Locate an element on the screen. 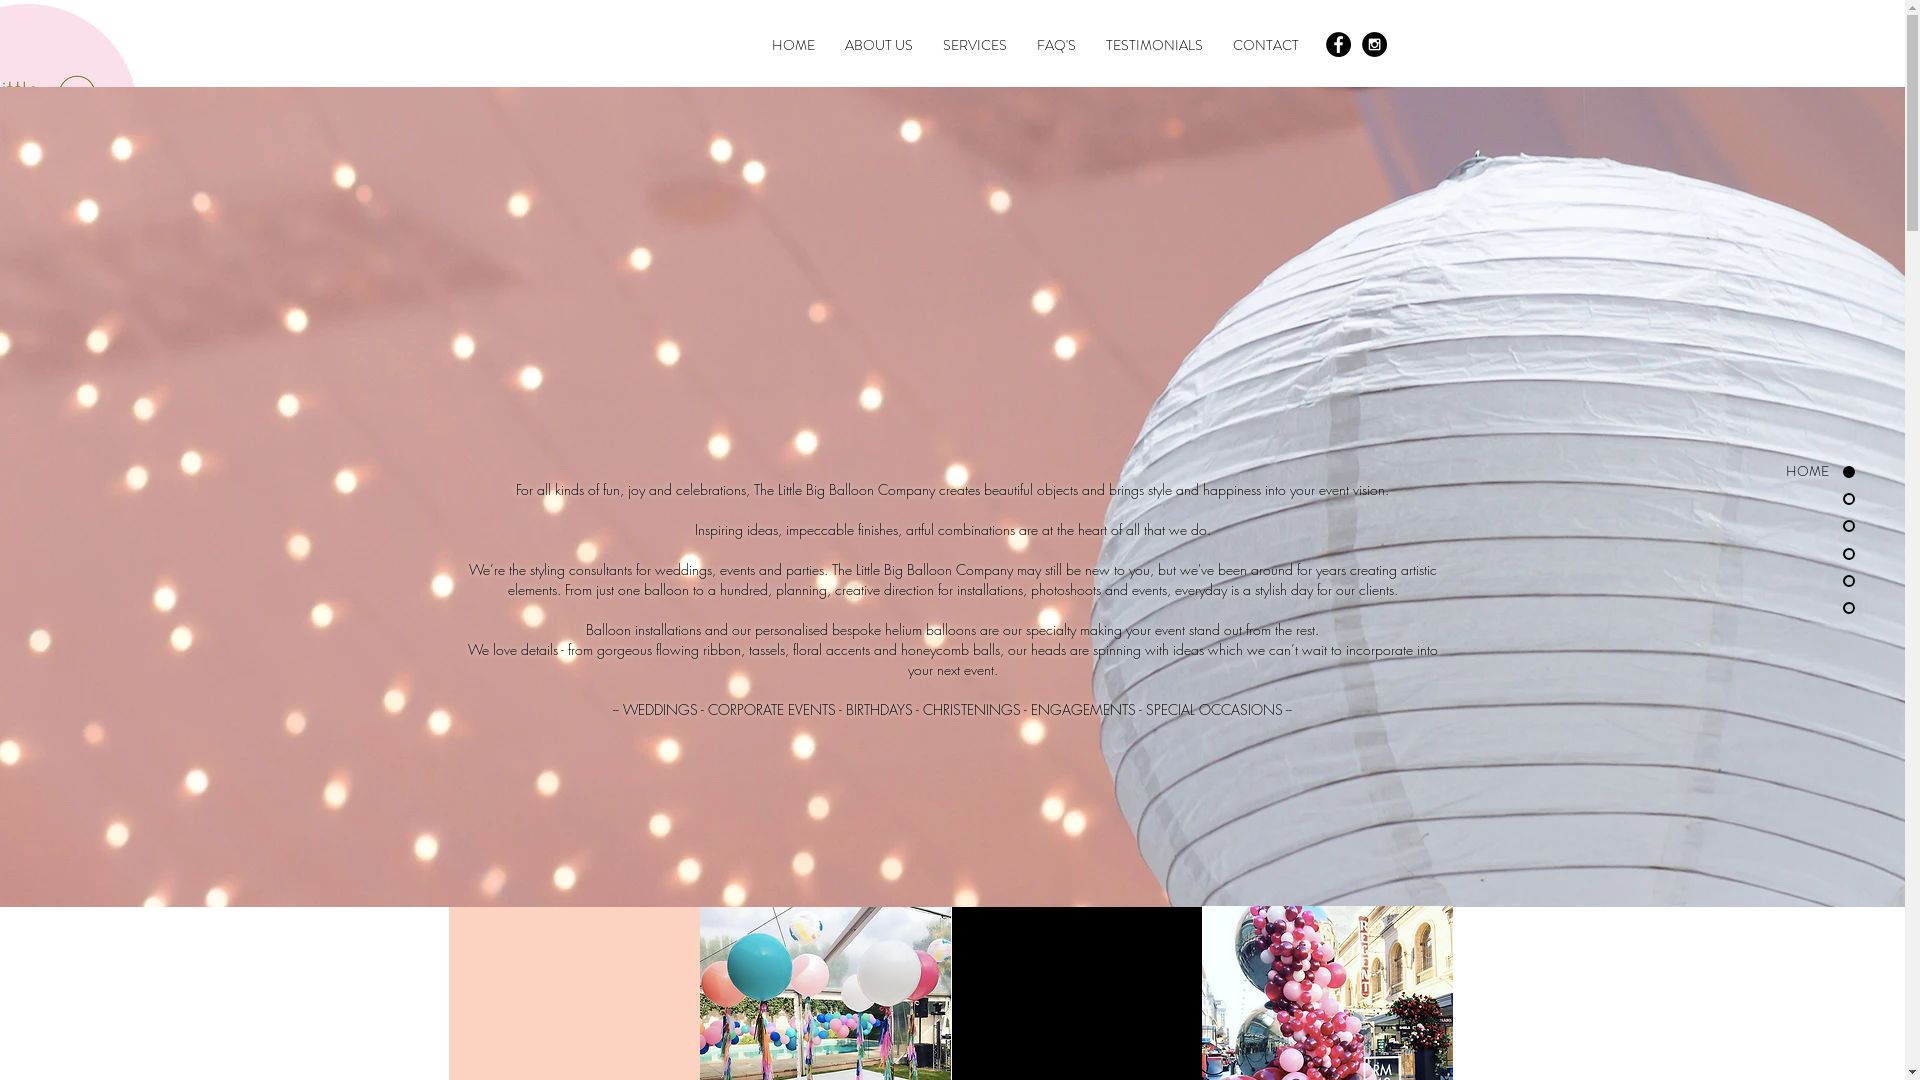 The height and width of the screenshot is (1080, 1920). 'TESTIMONIALS' is located at coordinates (1153, 45).